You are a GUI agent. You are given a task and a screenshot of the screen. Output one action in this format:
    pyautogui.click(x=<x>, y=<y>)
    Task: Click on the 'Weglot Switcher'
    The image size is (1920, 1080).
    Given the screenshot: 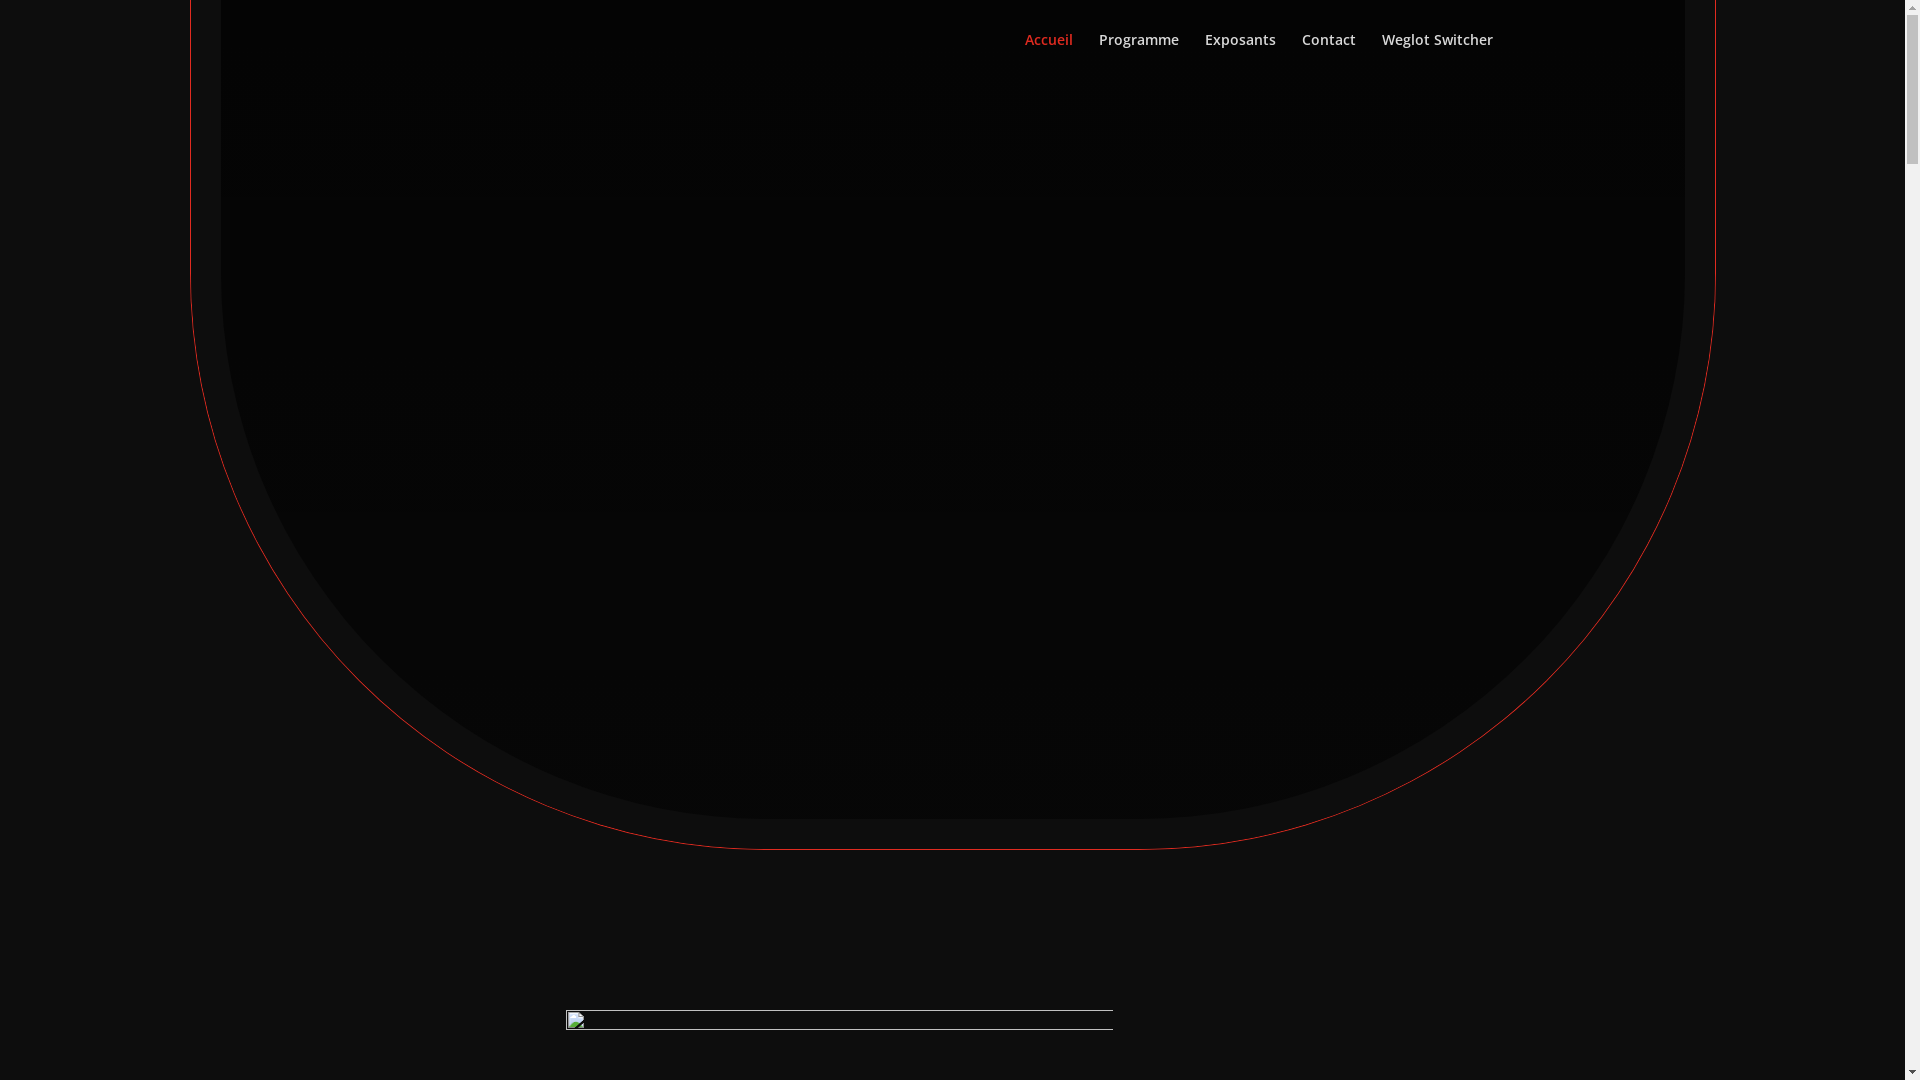 What is the action you would take?
    pyautogui.click(x=1436, y=55)
    